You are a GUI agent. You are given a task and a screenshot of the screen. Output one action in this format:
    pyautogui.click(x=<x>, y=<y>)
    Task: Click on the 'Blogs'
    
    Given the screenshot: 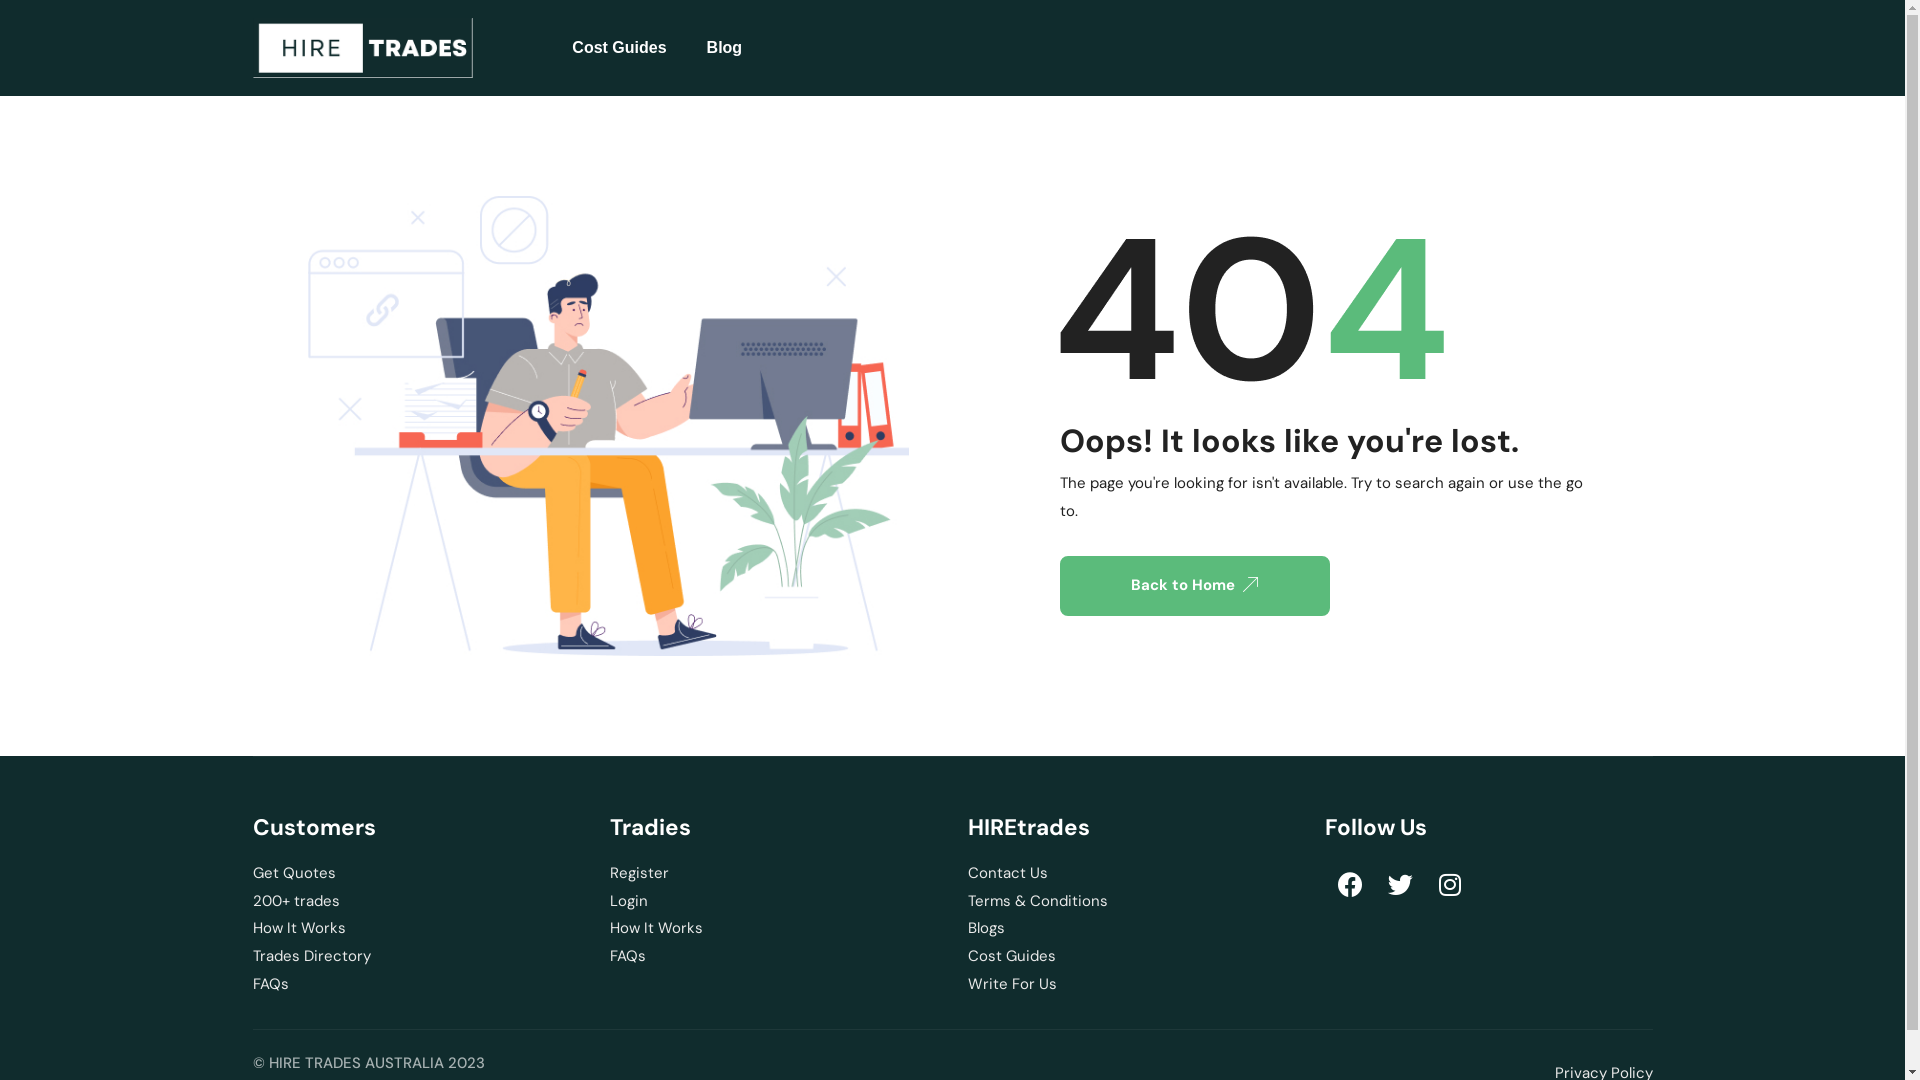 What is the action you would take?
    pyautogui.click(x=1132, y=929)
    